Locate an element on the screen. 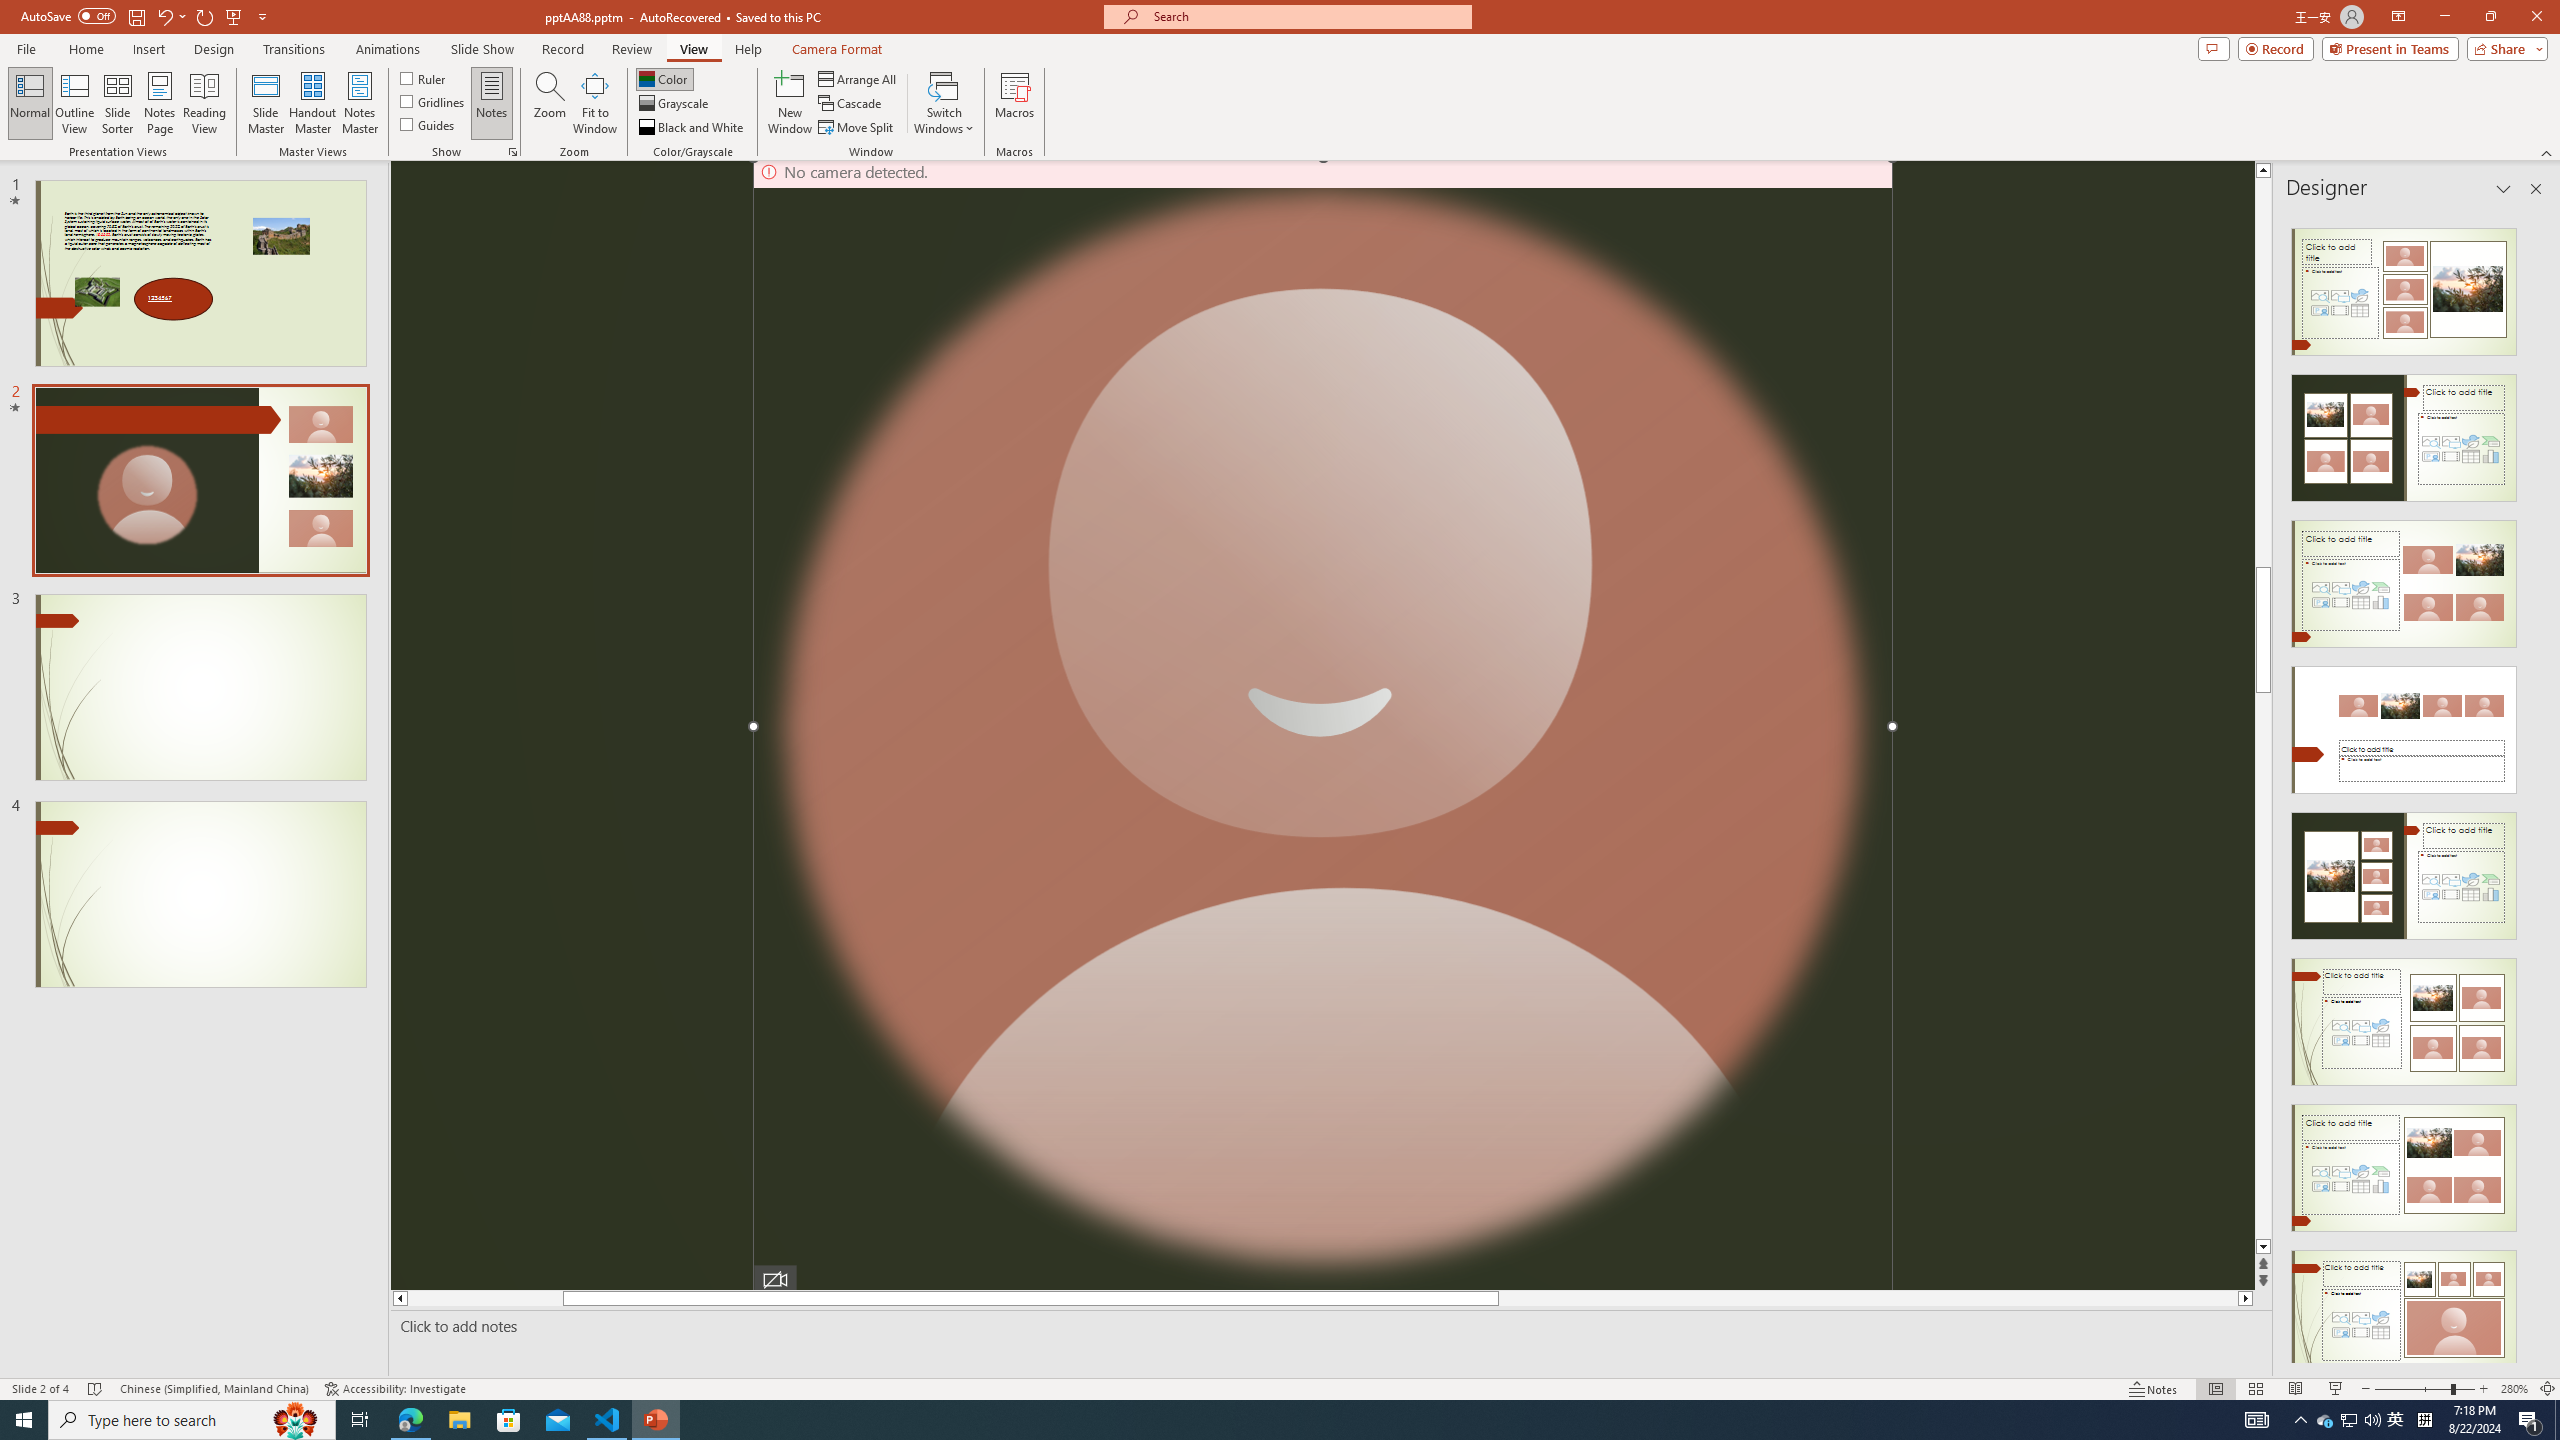  'File Tab' is located at coordinates (25, 47).